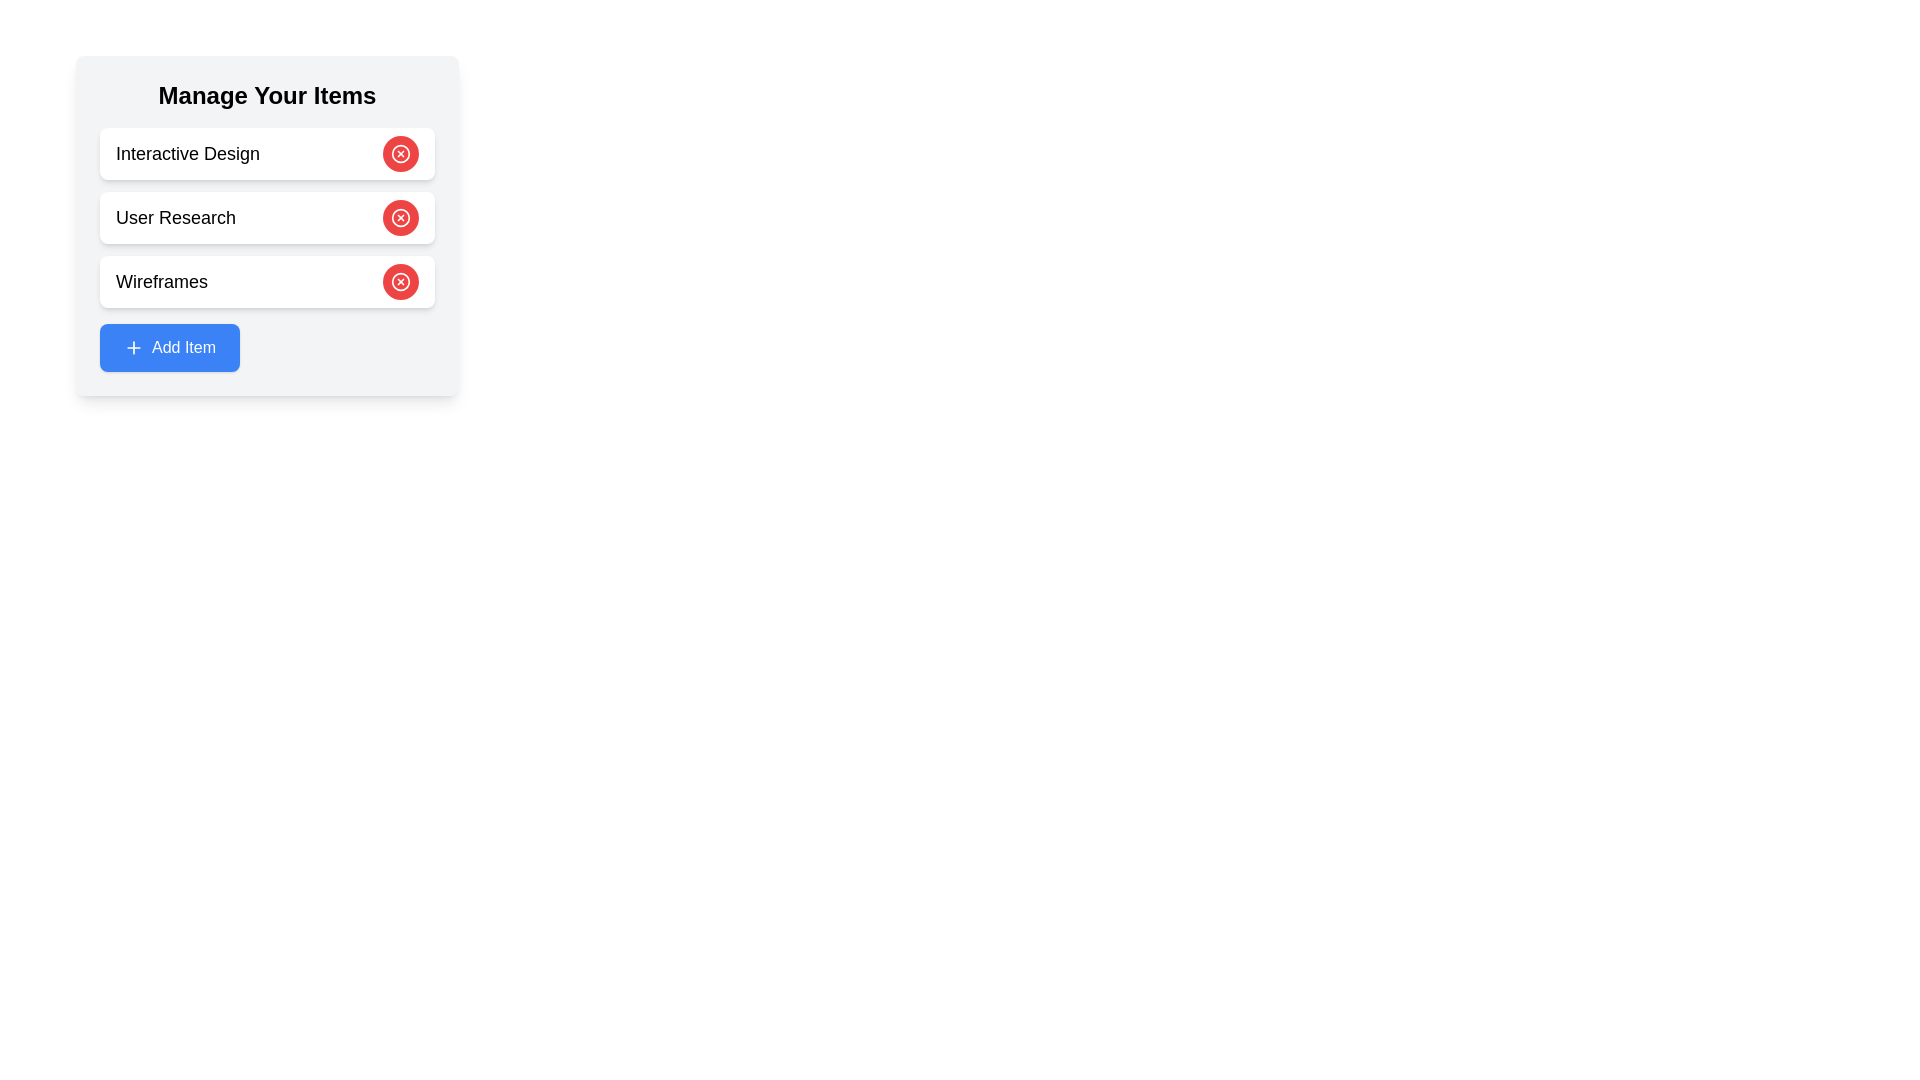 The height and width of the screenshot is (1080, 1920). What do you see at coordinates (169, 346) in the screenshot?
I see `'Add Item' button to add a new item to the list` at bounding box center [169, 346].